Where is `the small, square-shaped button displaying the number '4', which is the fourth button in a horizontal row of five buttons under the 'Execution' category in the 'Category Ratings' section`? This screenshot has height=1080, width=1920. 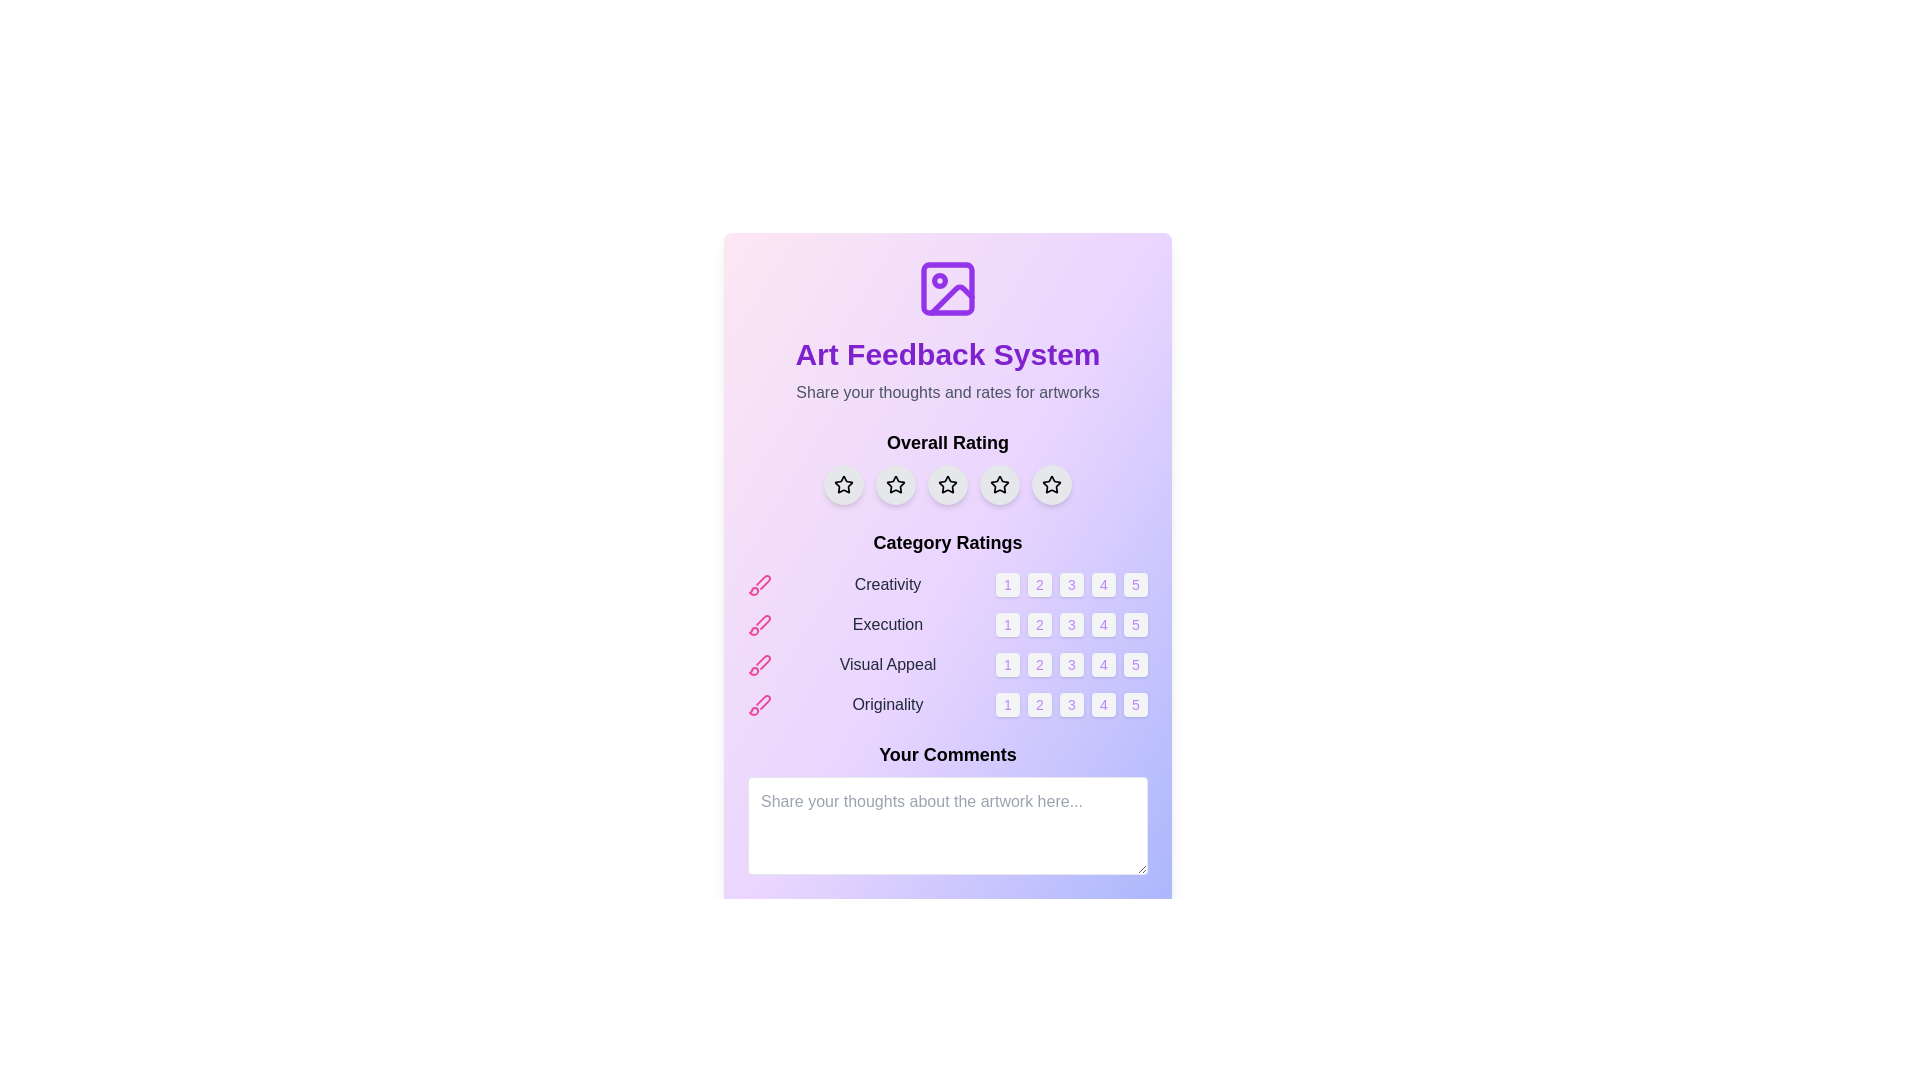
the small, square-shaped button displaying the number '4', which is the fourth button in a horizontal row of five buttons under the 'Execution' category in the 'Category Ratings' section is located at coordinates (1103, 623).